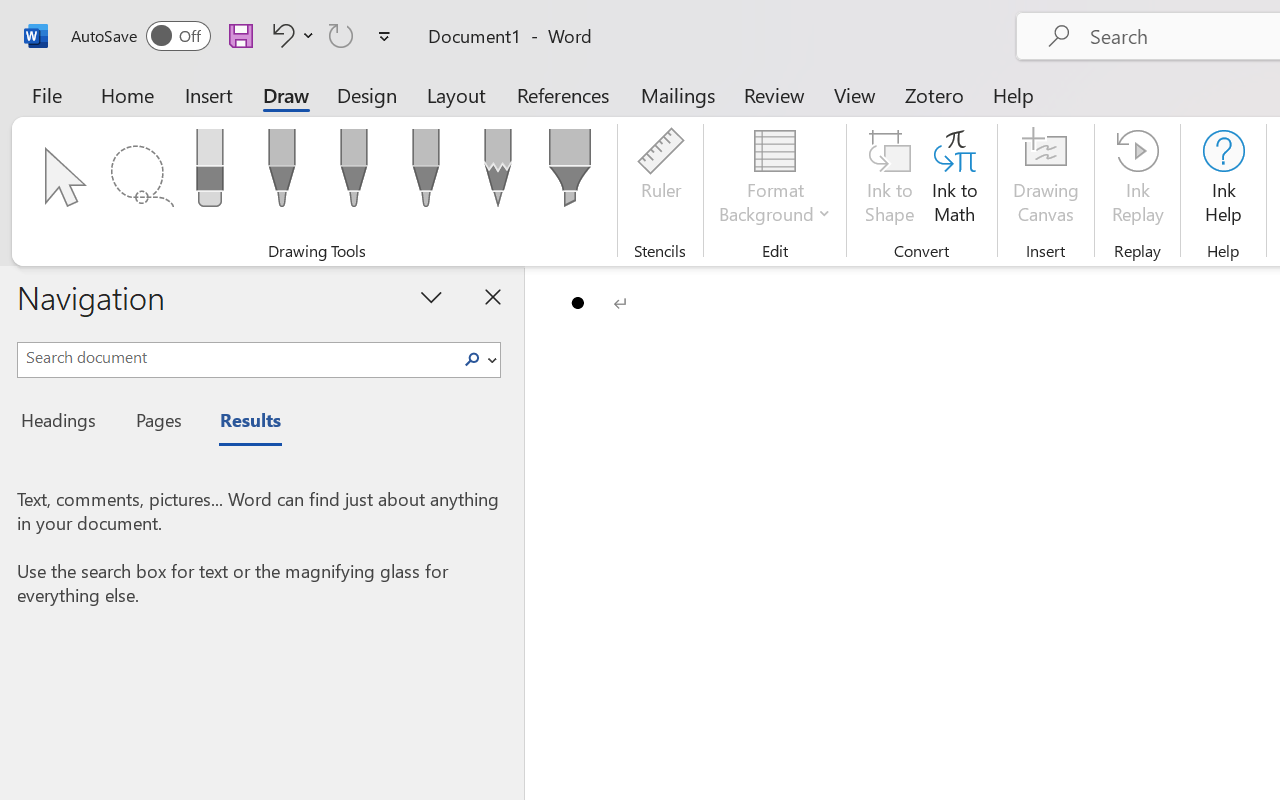 The width and height of the screenshot is (1280, 800). Describe the element at coordinates (1045, 179) in the screenshot. I see `'Drawing Canvas'` at that location.